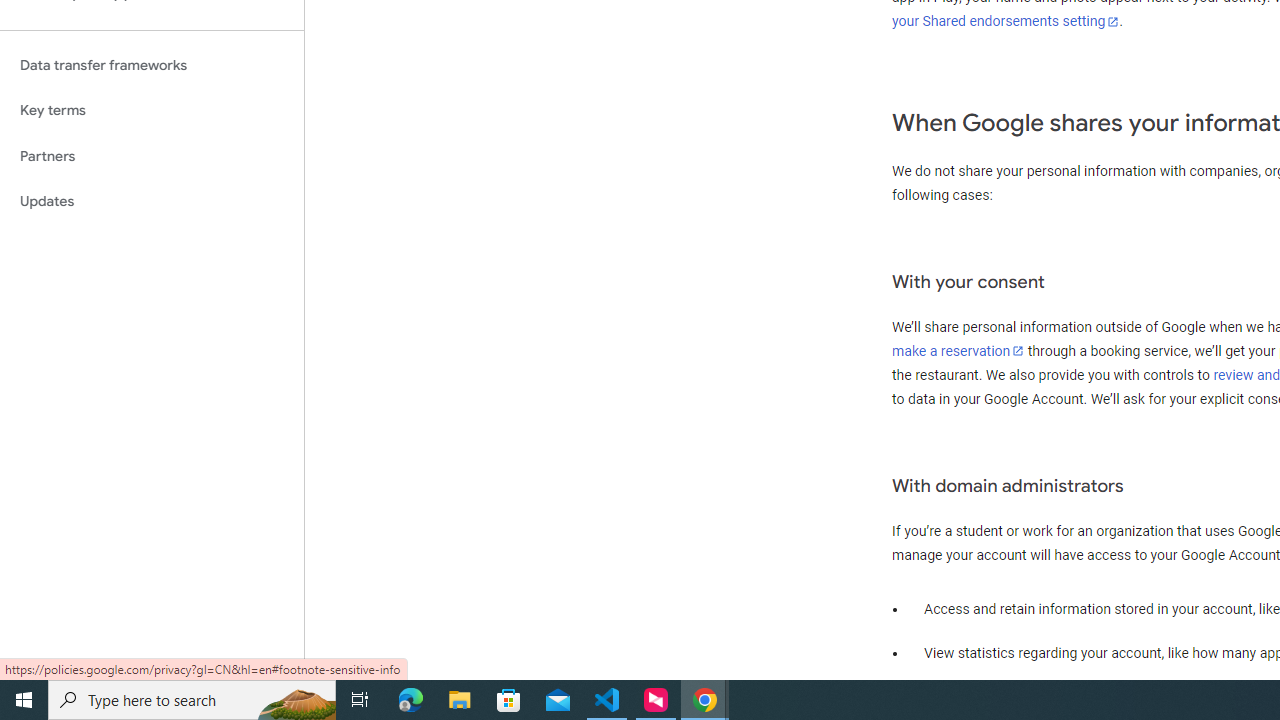 This screenshot has height=720, width=1280. Describe the element at coordinates (151, 64) in the screenshot. I see `'Data transfer frameworks'` at that location.